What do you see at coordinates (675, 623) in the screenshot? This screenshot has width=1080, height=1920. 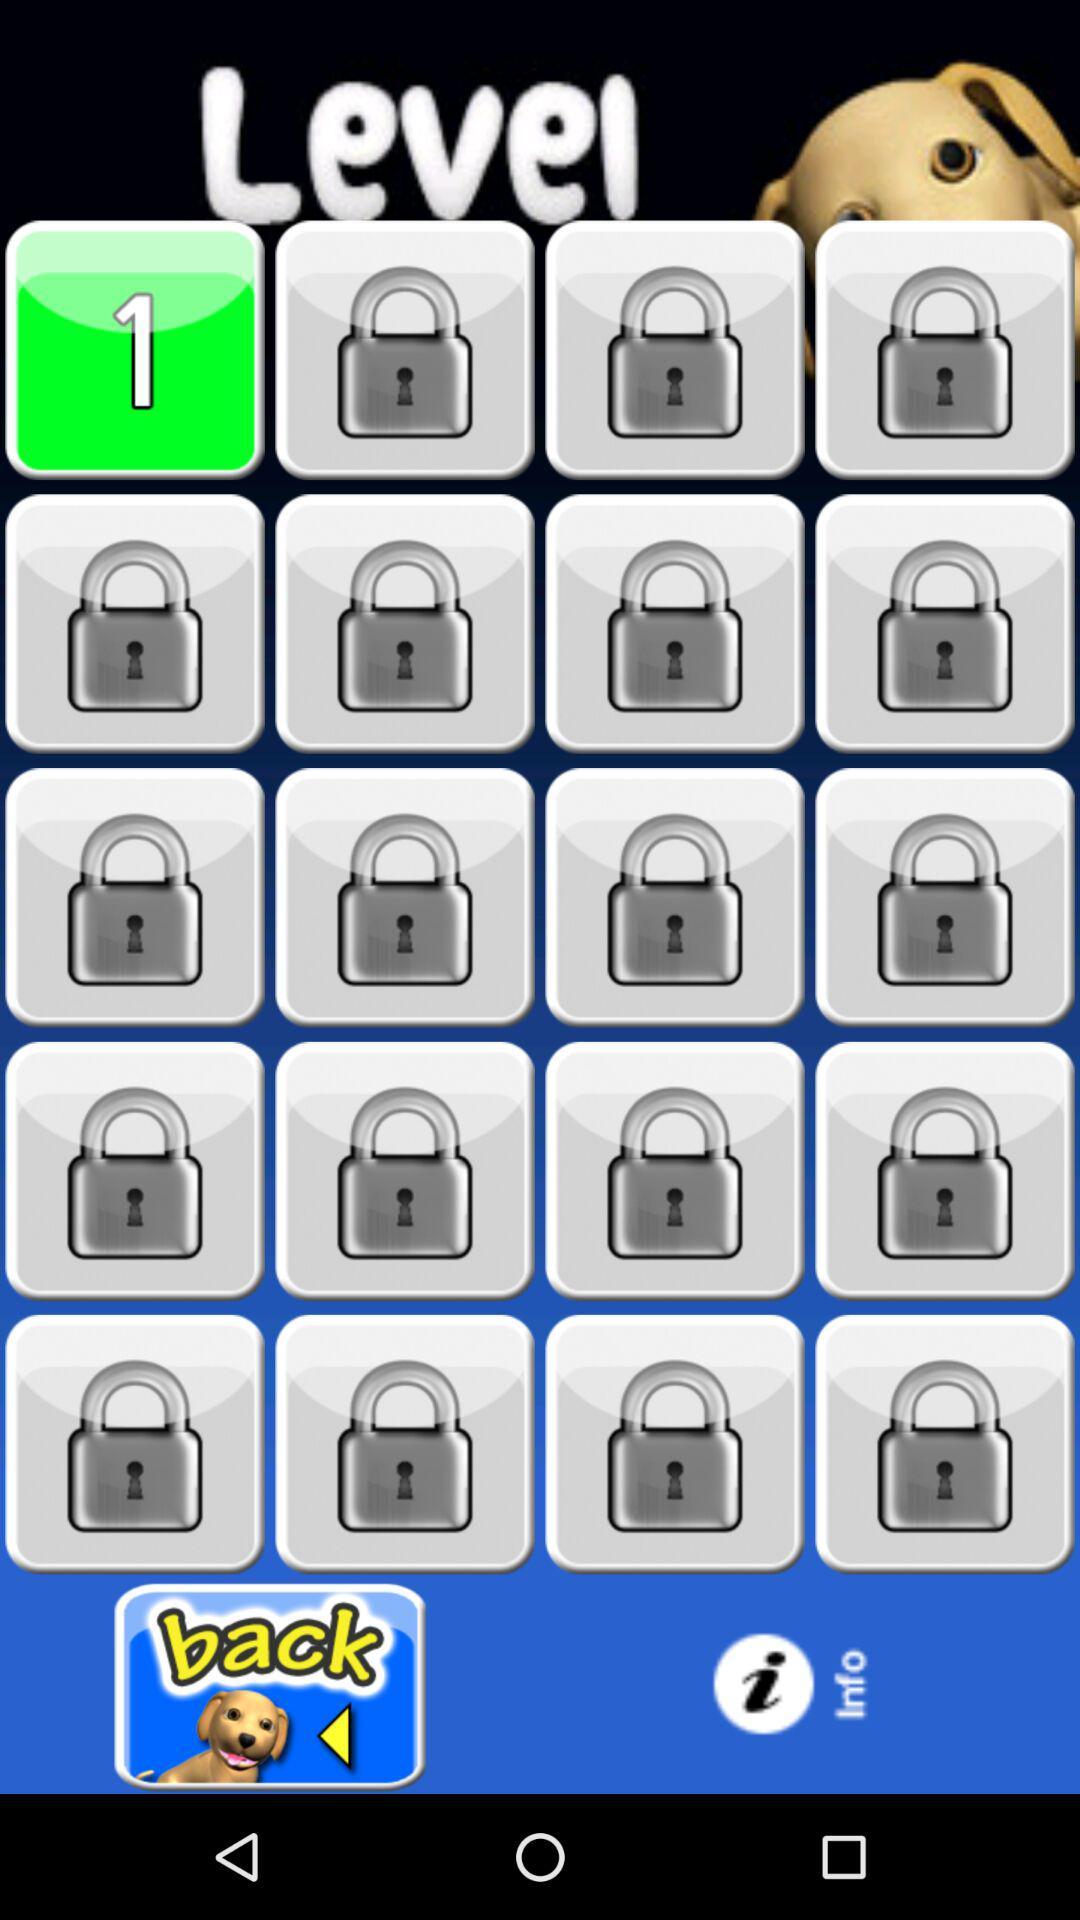 I see `click for the level` at bounding box center [675, 623].